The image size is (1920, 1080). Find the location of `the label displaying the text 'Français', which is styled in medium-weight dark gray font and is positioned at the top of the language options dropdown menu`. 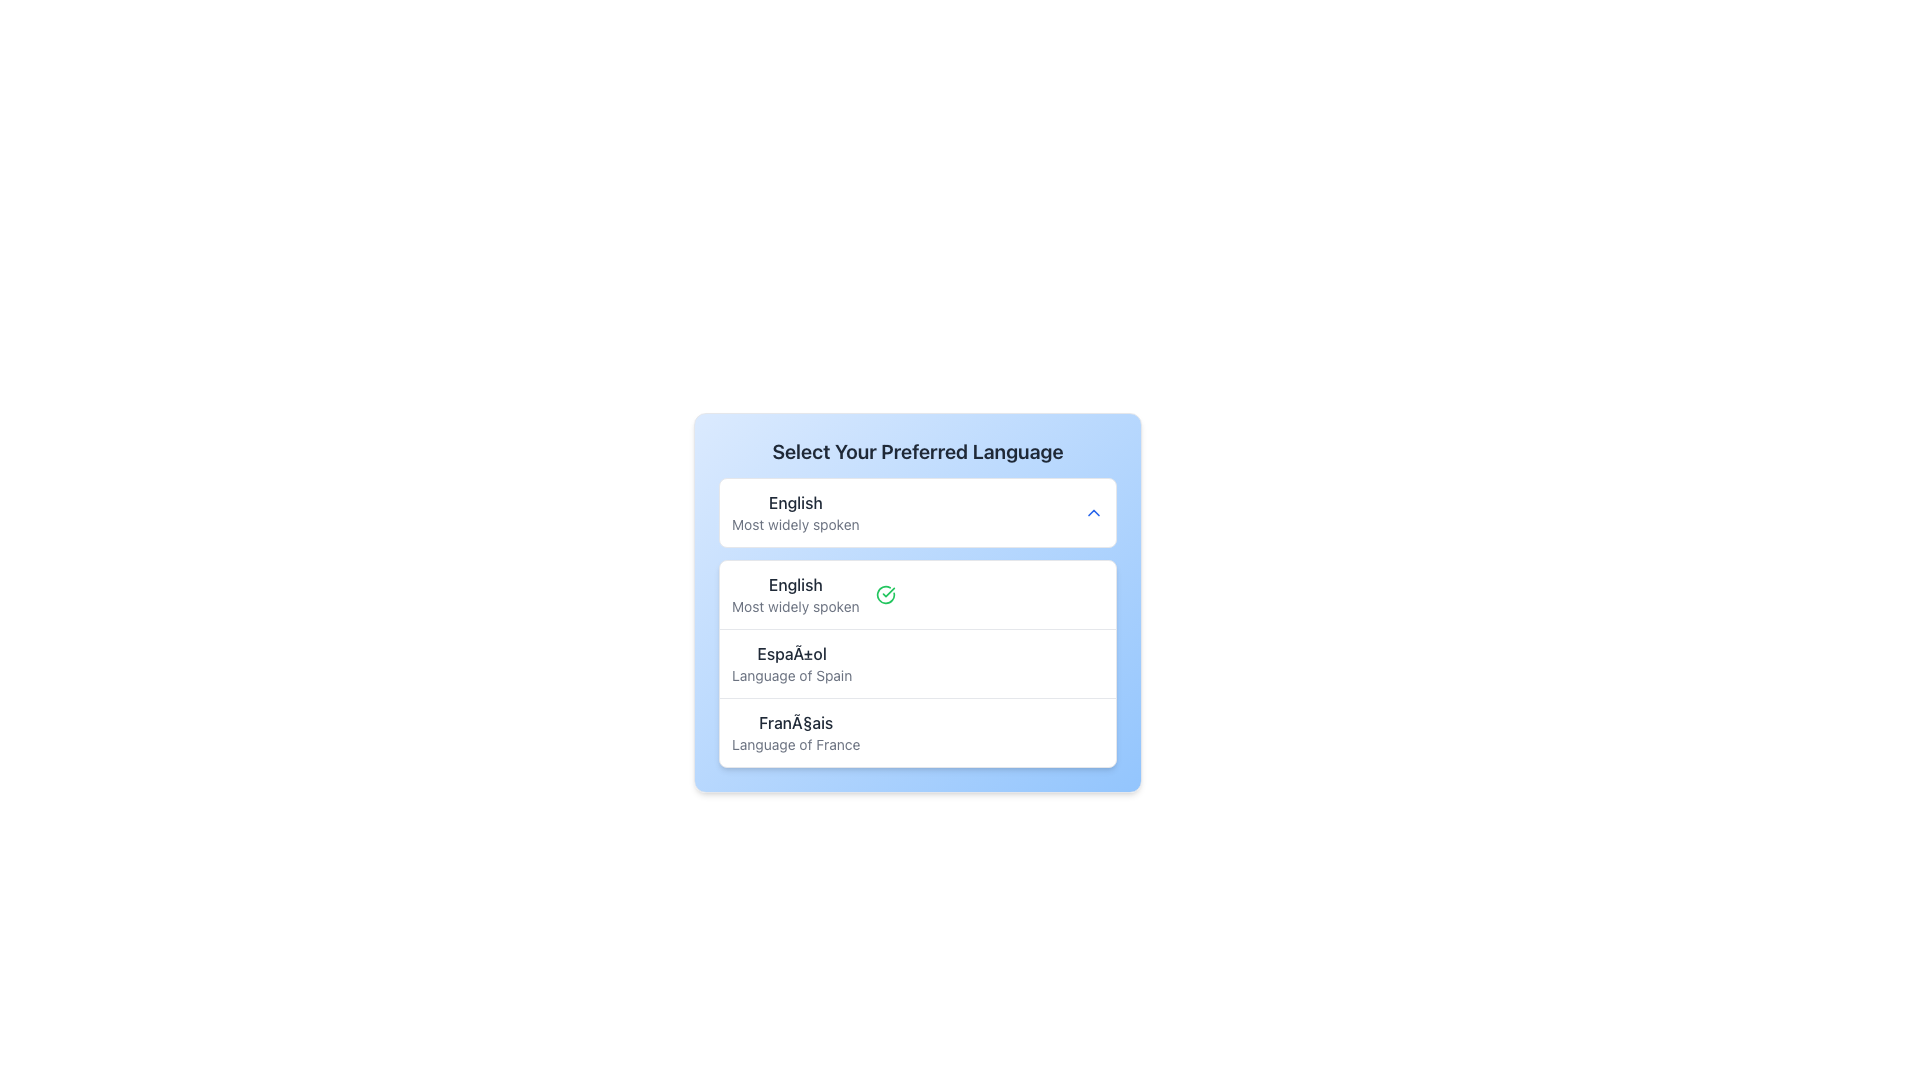

the label displaying the text 'Français', which is styled in medium-weight dark gray font and is positioned at the top of the language options dropdown menu is located at coordinates (795, 722).